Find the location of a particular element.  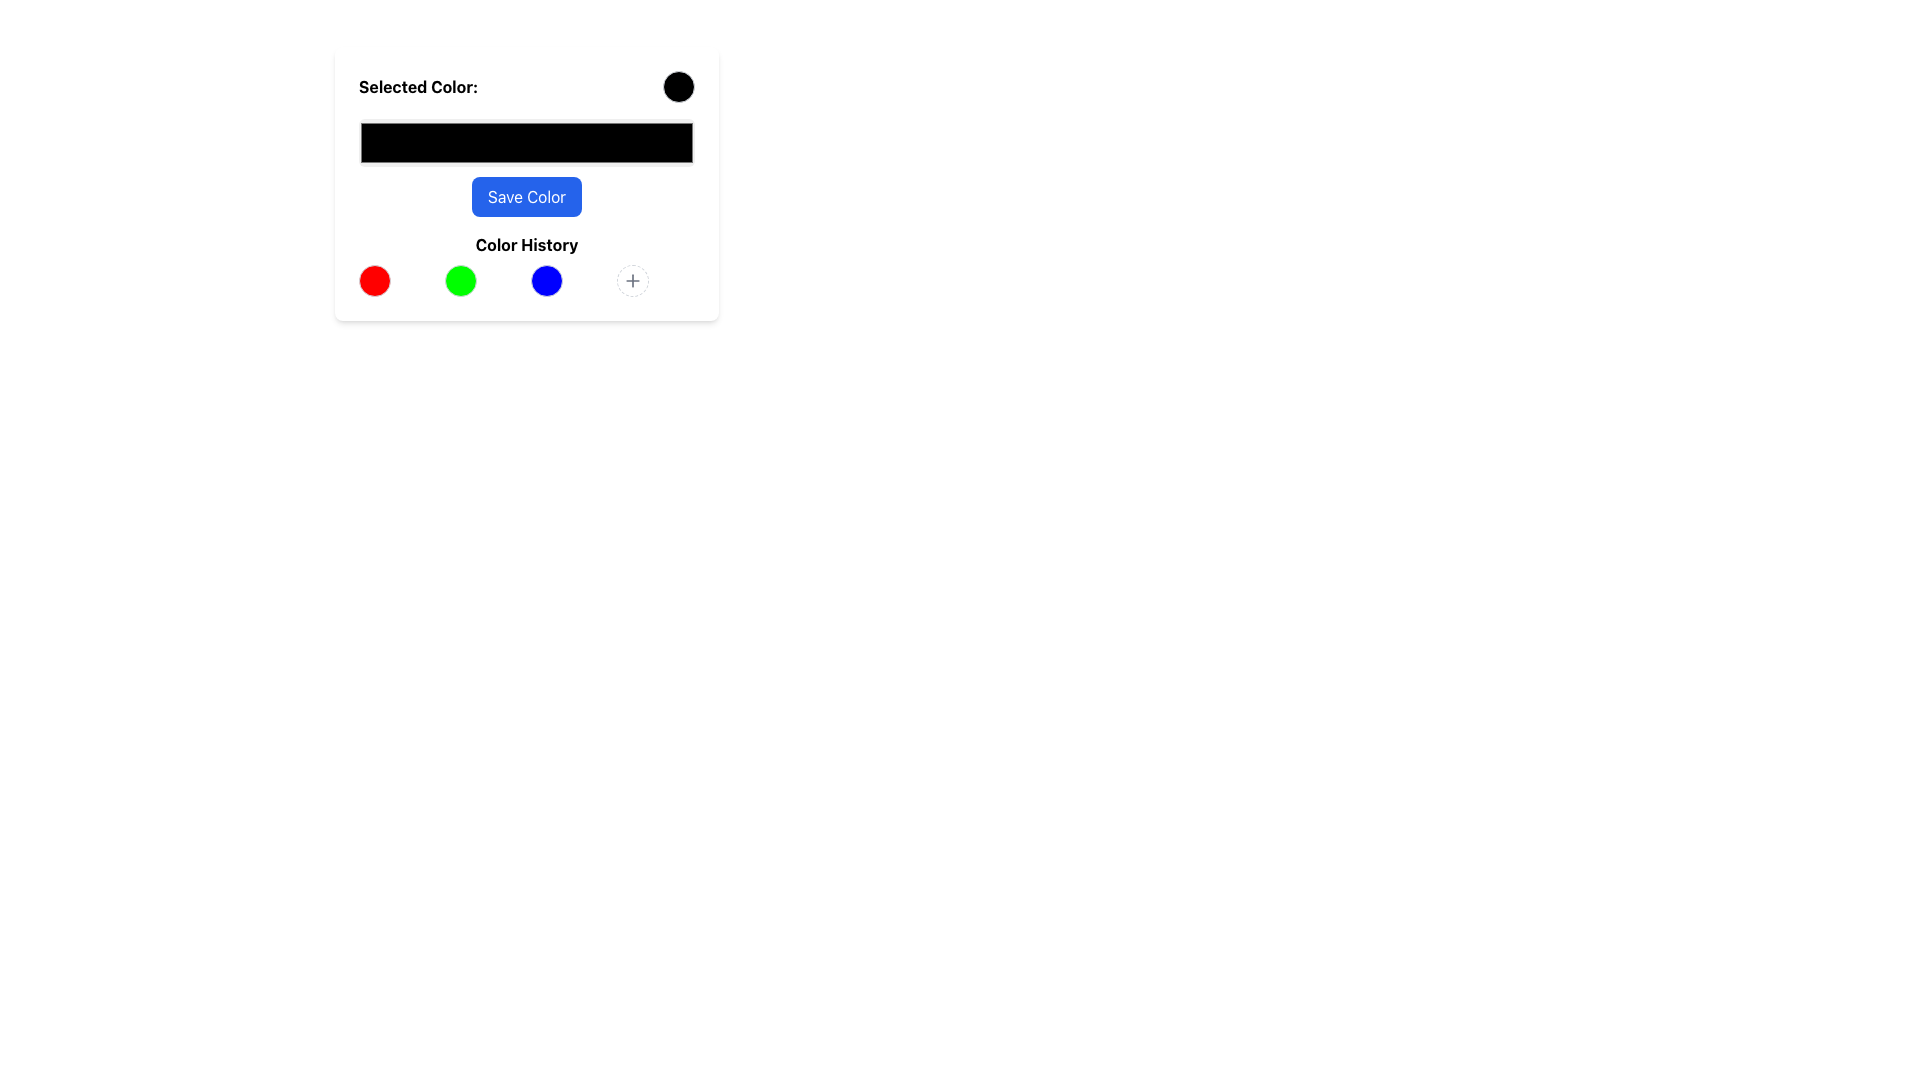

the circular gray button with a plus symbol located in the lower-right corner of the main card in the 'Color History' section for additional actions is located at coordinates (632, 281).